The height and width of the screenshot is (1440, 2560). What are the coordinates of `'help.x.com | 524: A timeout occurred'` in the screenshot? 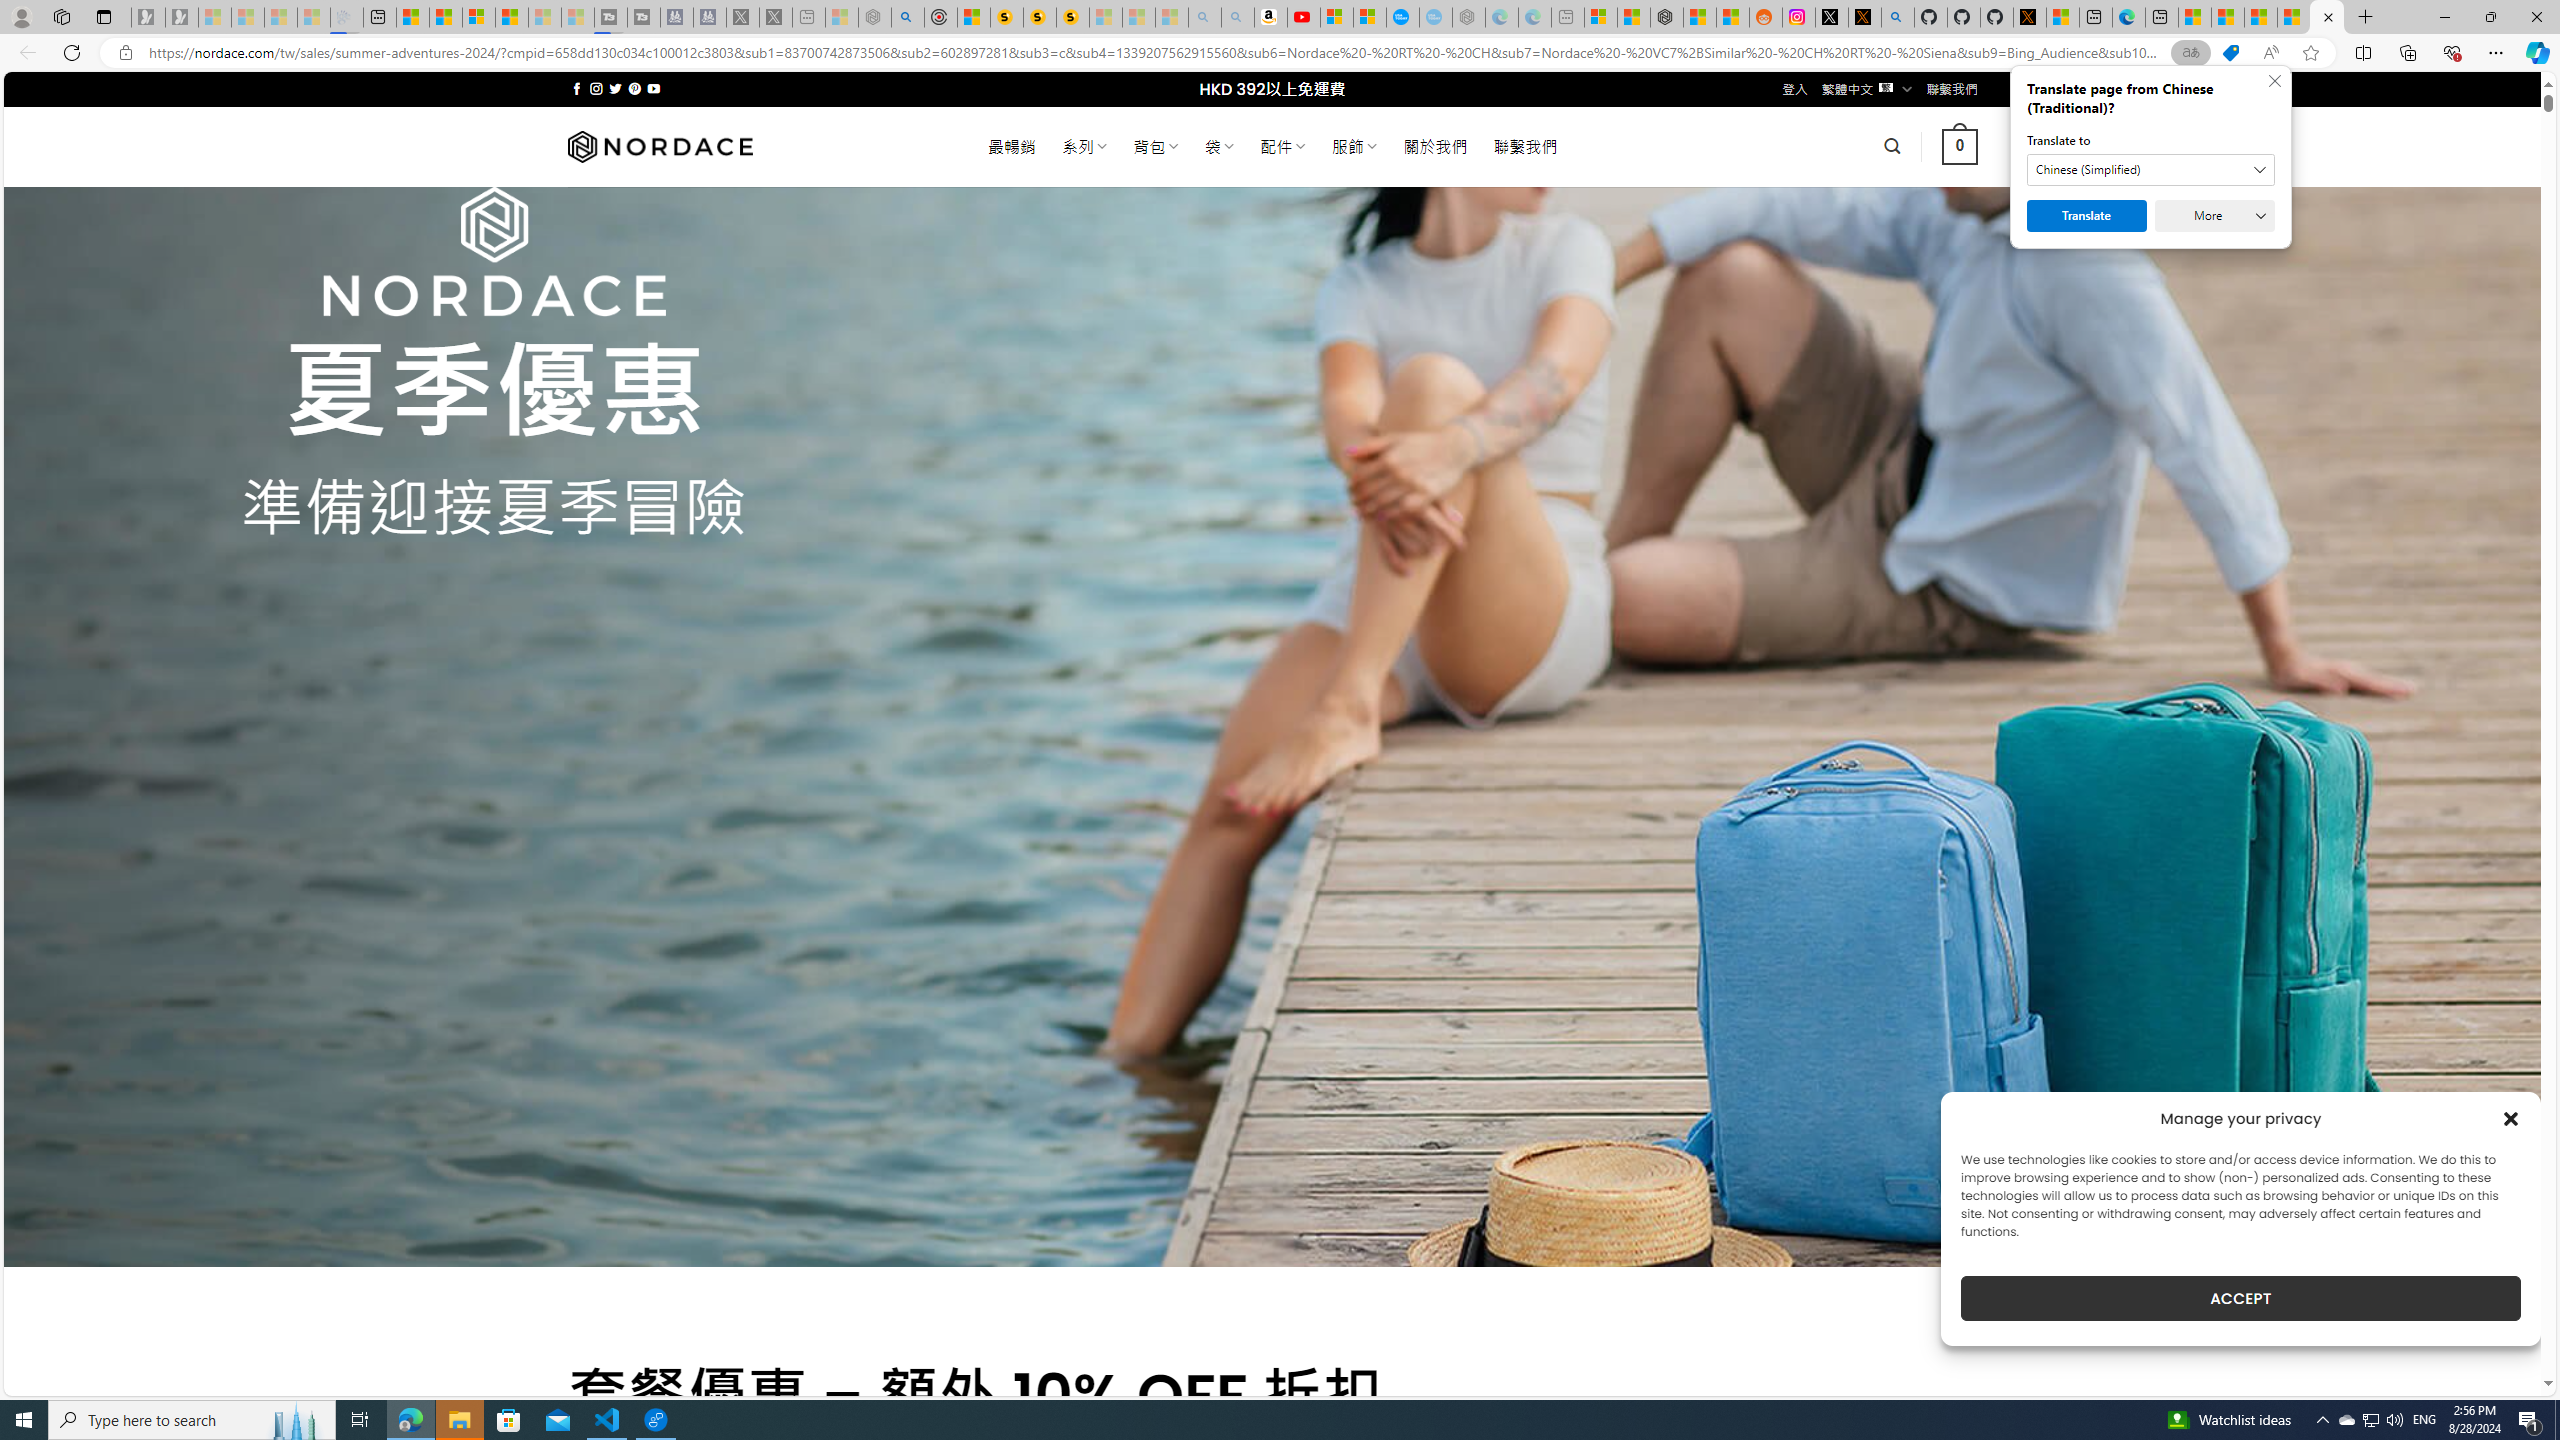 It's located at (1863, 16).